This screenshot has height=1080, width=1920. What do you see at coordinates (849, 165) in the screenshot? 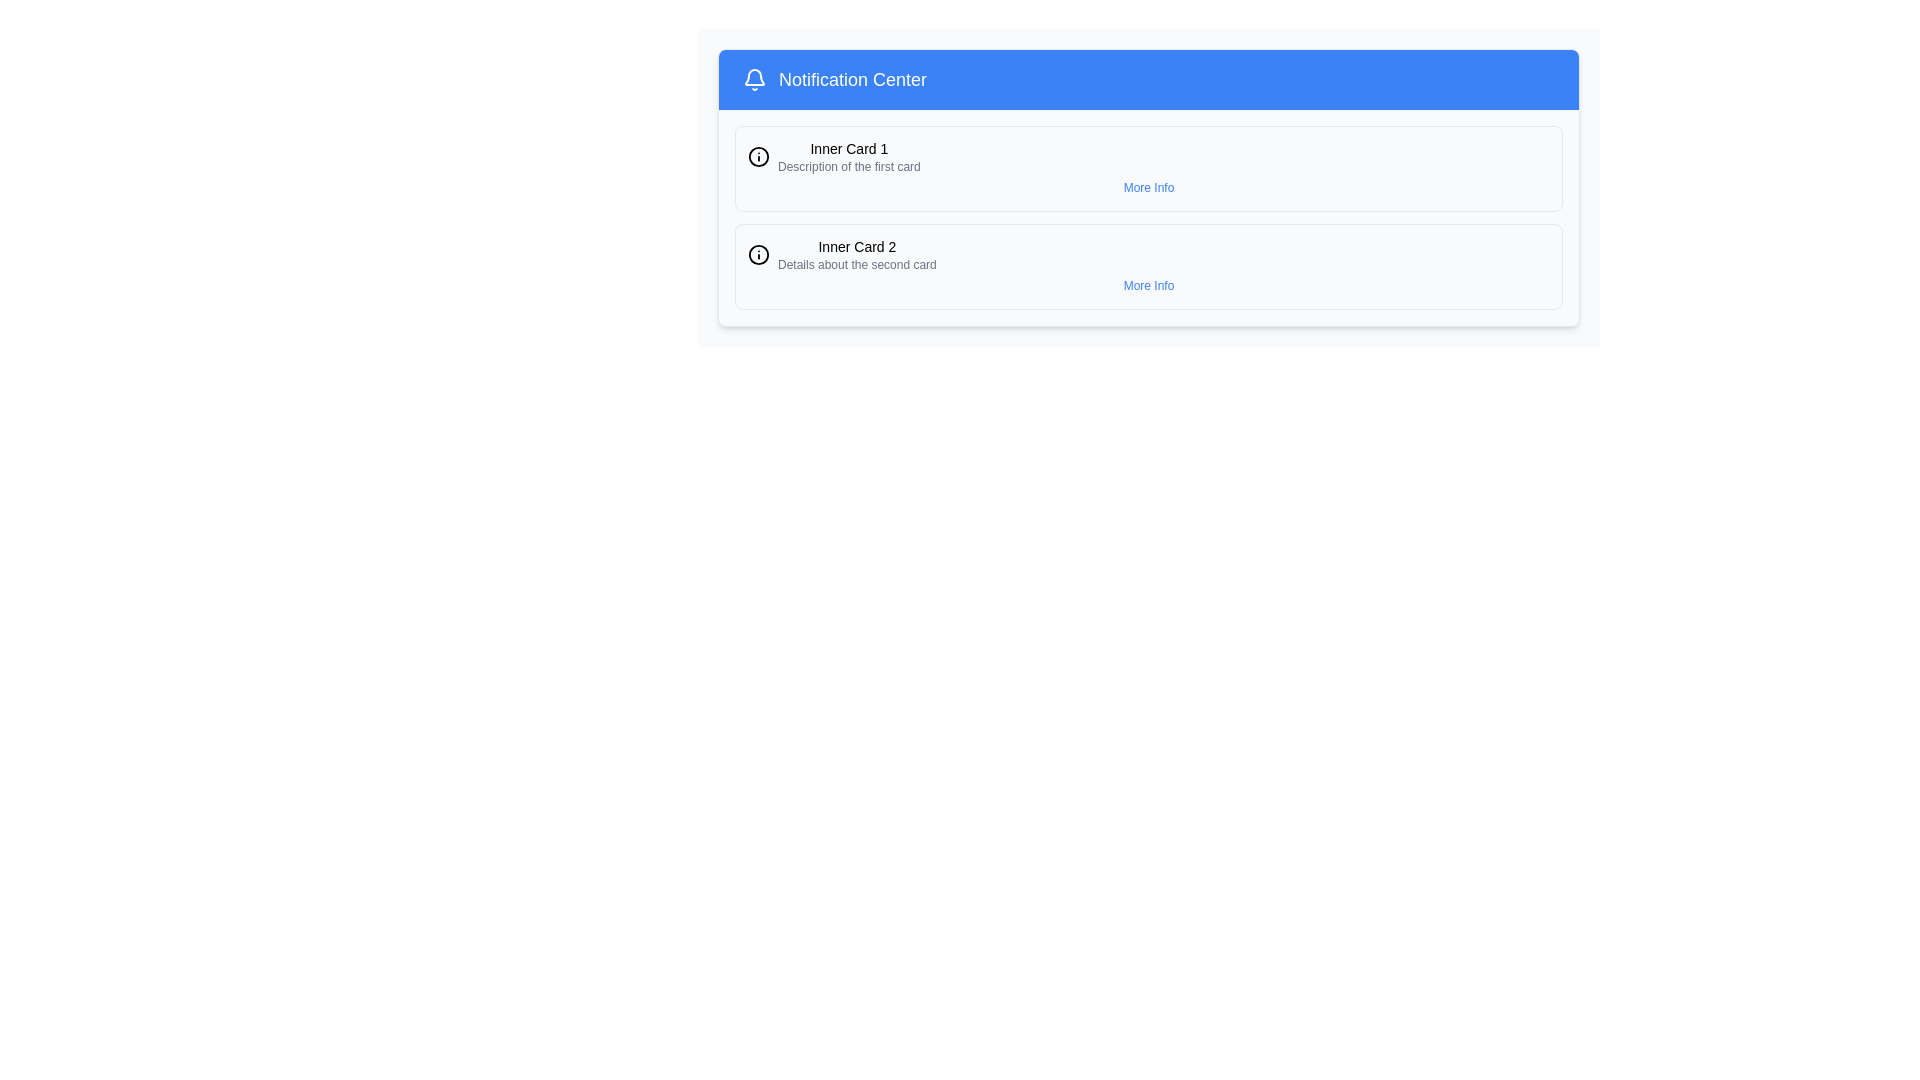
I see `the text label 'Description of the first card', which is displayed in small gray font and located directly below the title 'Inner Card 1' in the first card of the list` at bounding box center [849, 165].